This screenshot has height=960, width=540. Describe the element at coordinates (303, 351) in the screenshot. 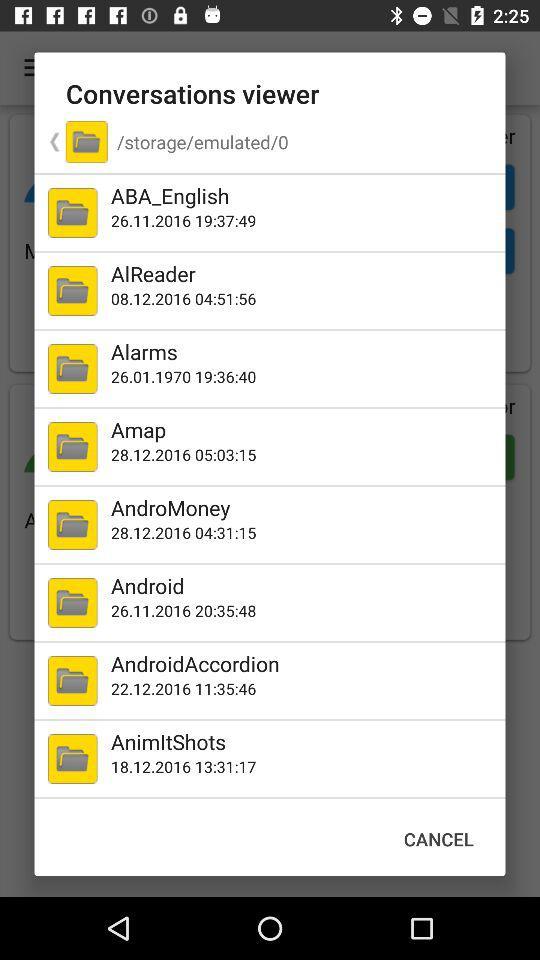

I see `alarms icon` at that location.